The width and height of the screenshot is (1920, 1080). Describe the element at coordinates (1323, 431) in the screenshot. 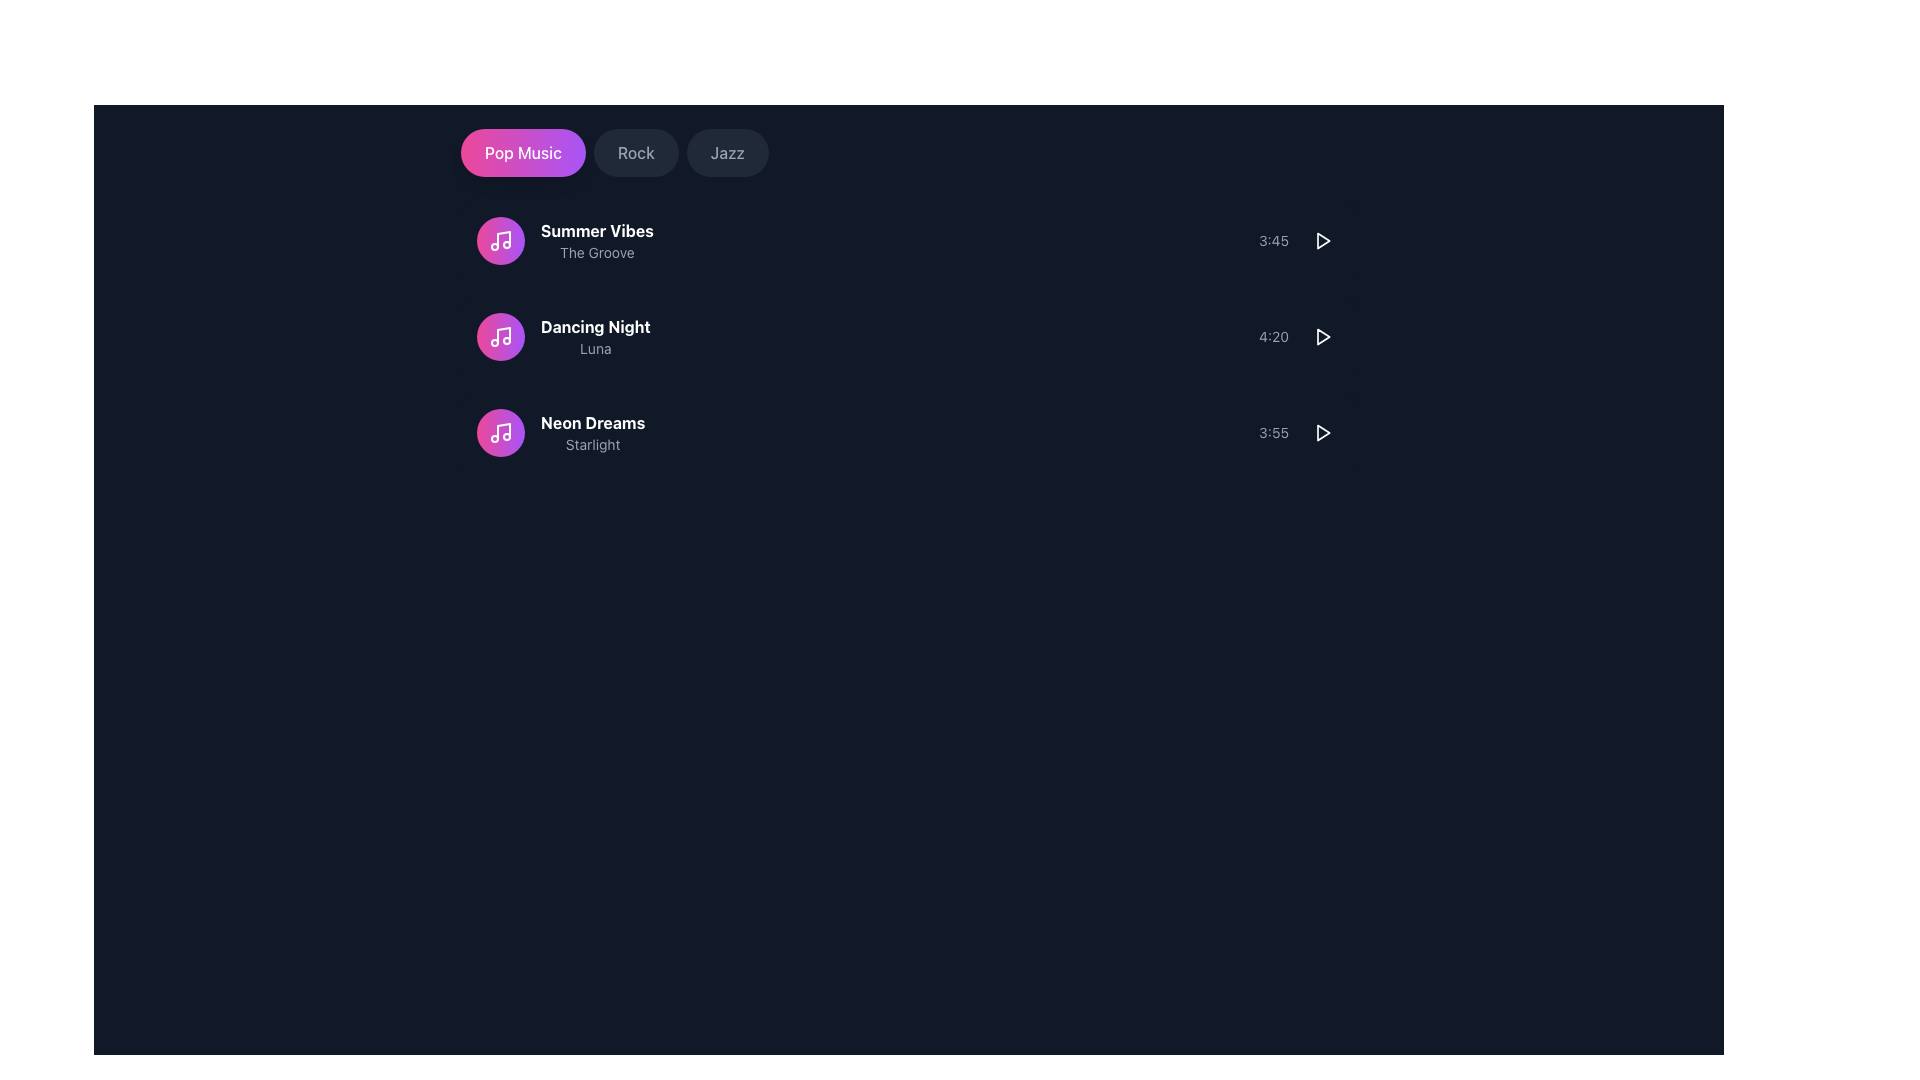

I see `the play button for the audio item titled 'Neon Dreams', located to the right of the duration text '3:55', which is the third button in the list` at that location.